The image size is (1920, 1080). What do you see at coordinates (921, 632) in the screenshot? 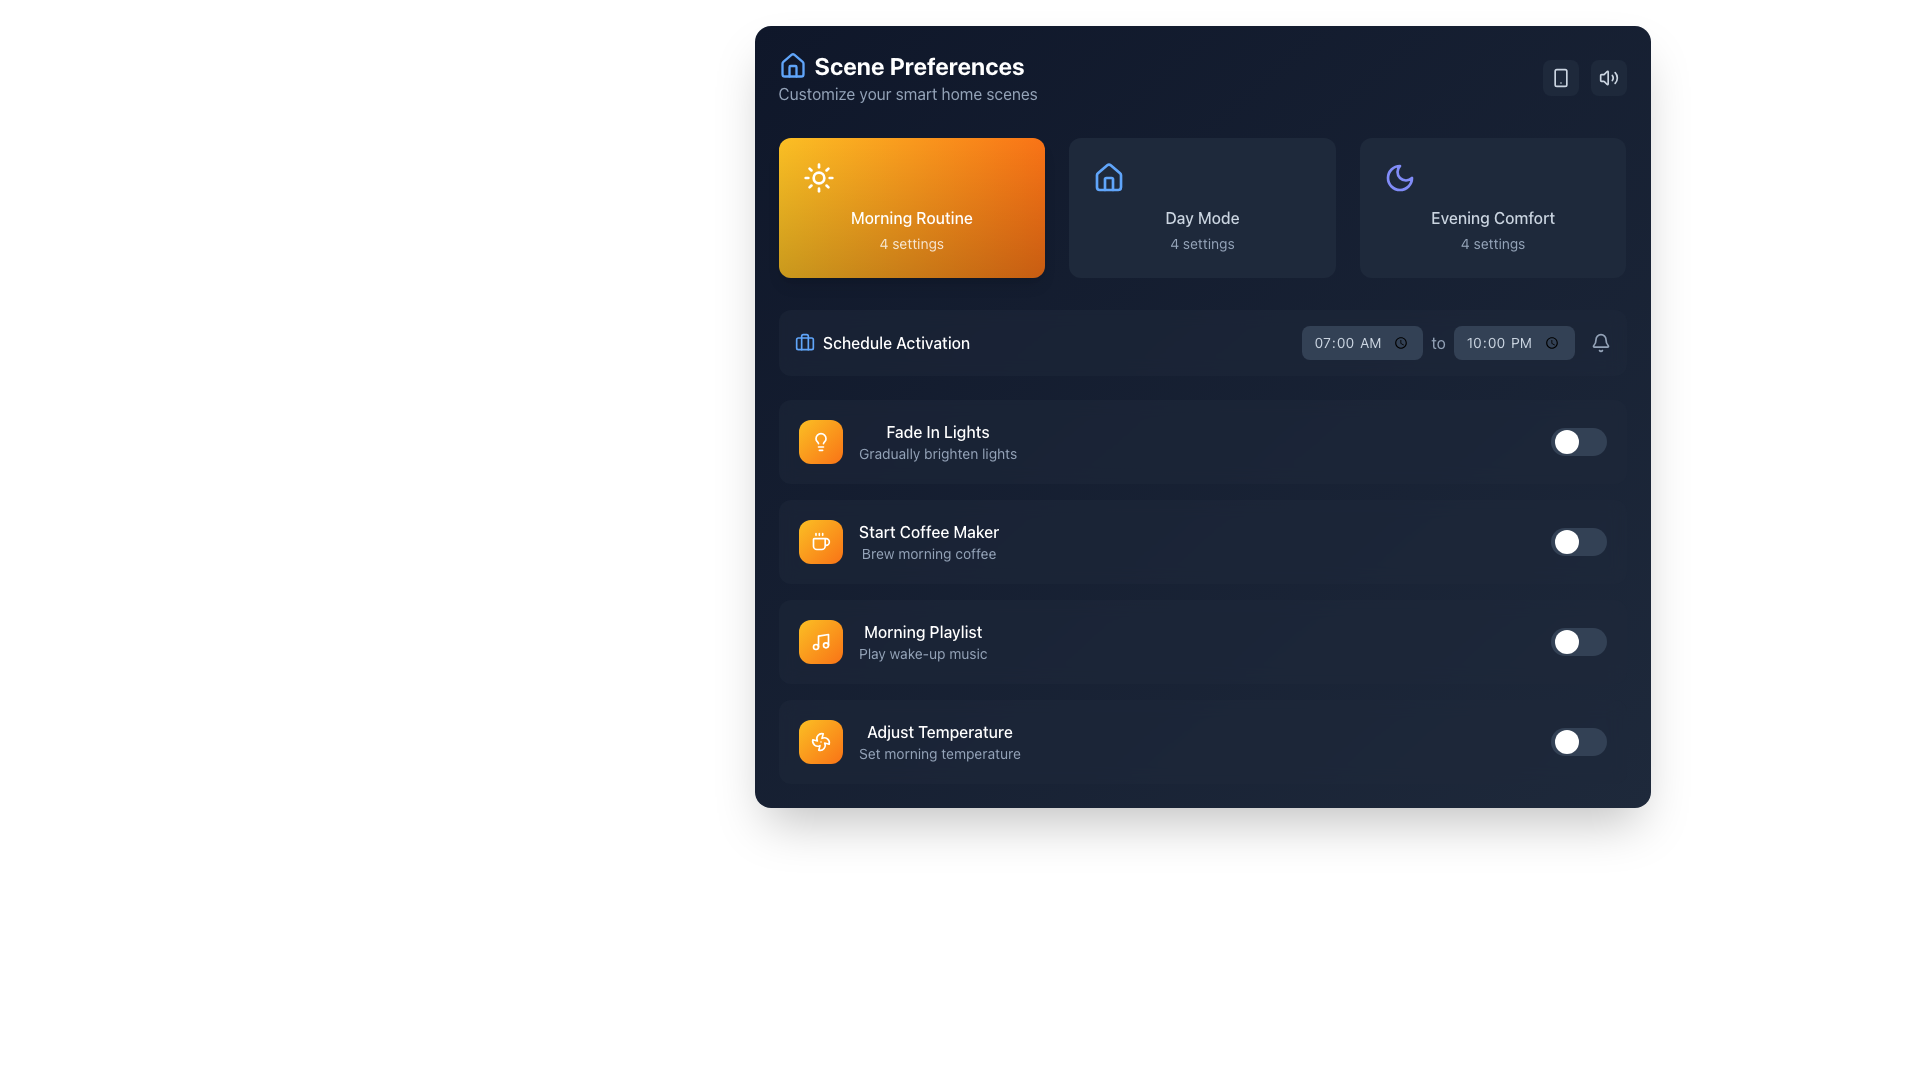
I see `the text label displaying 'Morning Playlist'` at bounding box center [921, 632].